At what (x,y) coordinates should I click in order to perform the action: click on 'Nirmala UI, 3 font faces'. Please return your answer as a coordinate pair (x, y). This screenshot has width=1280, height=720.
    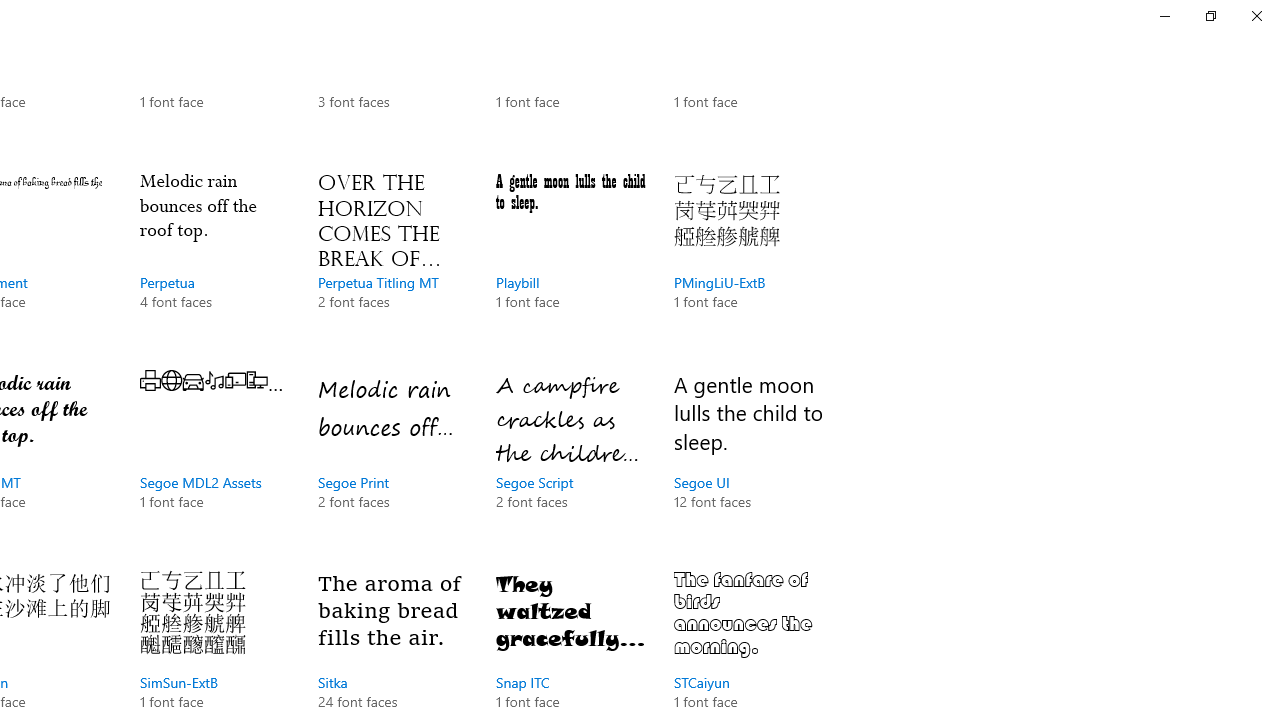
    Looking at the image, I should click on (392, 79).